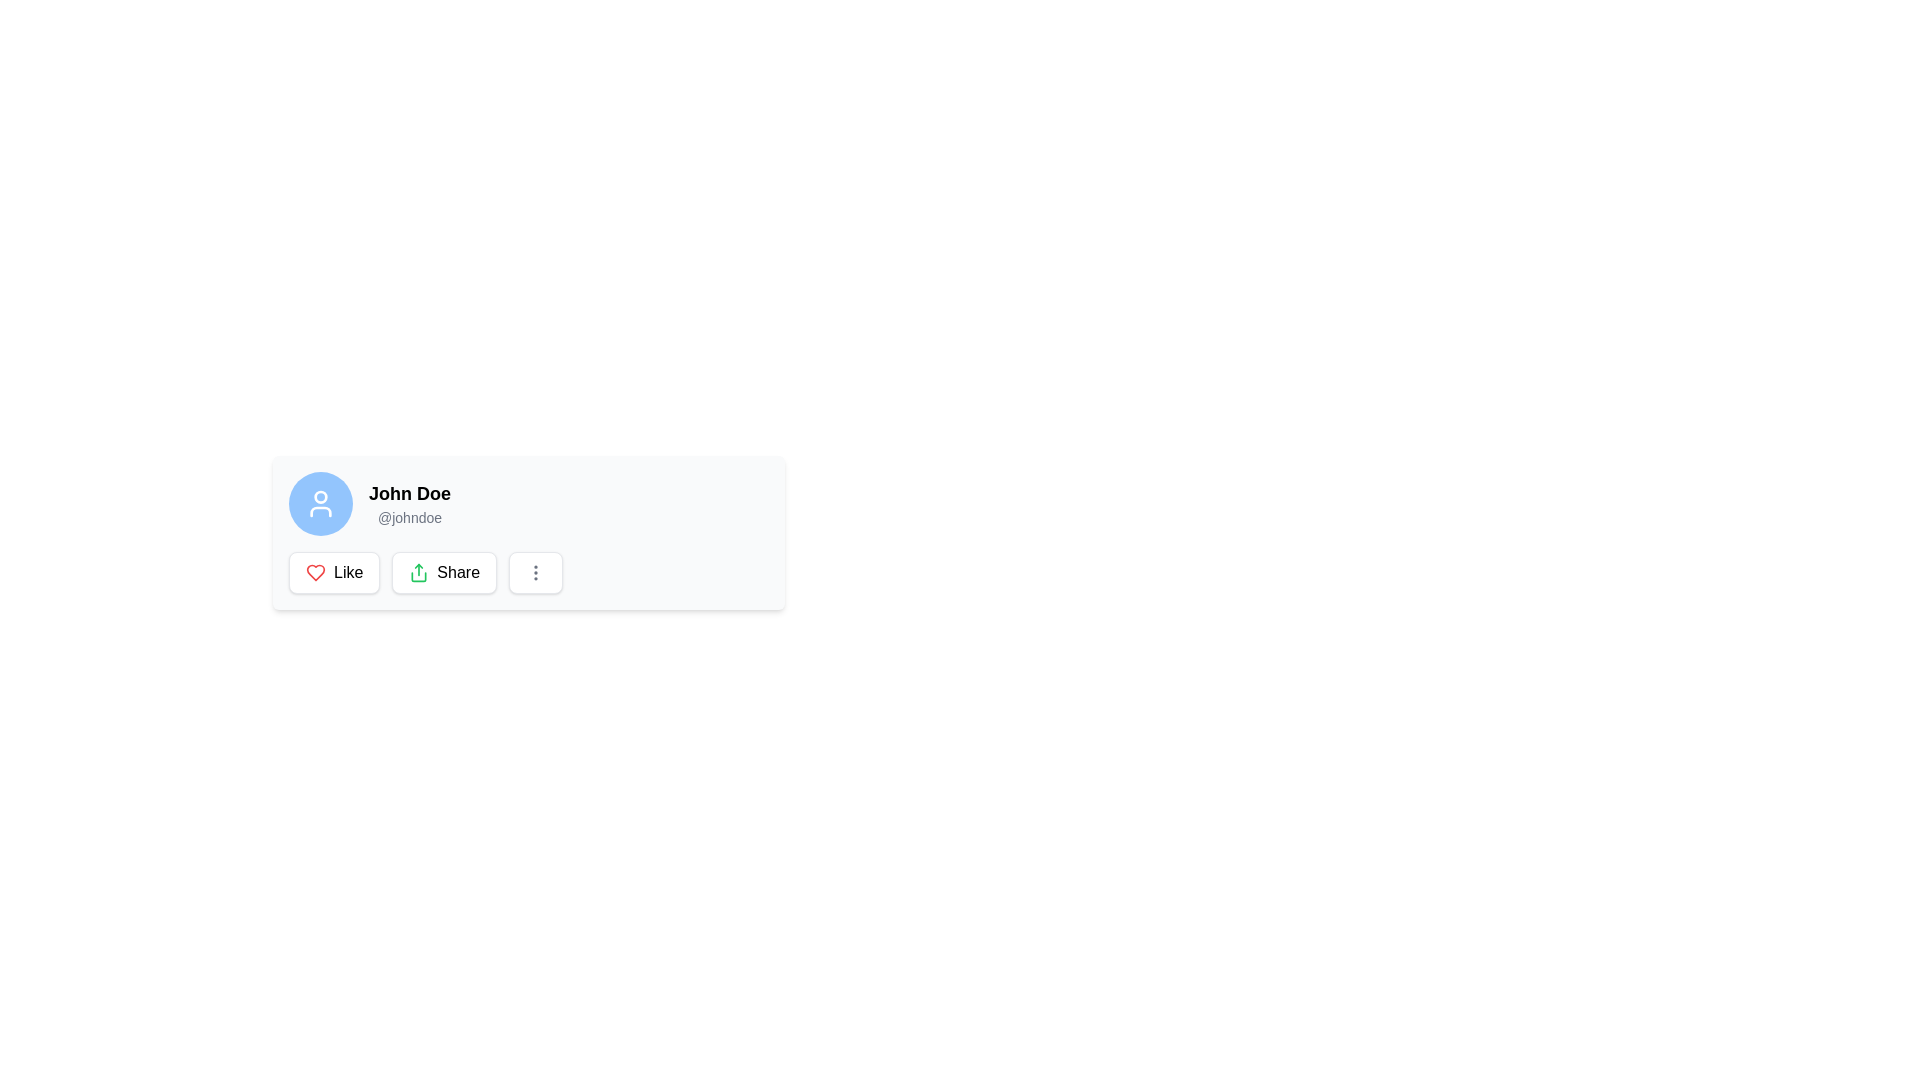 The height and width of the screenshot is (1080, 1920). What do you see at coordinates (408, 503) in the screenshot?
I see `displayed information of the composite text display element showing the user's name 'John Doe' and username '@johndoe' positioned to the right of the profile picture icon` at bounding box center [408, 503].